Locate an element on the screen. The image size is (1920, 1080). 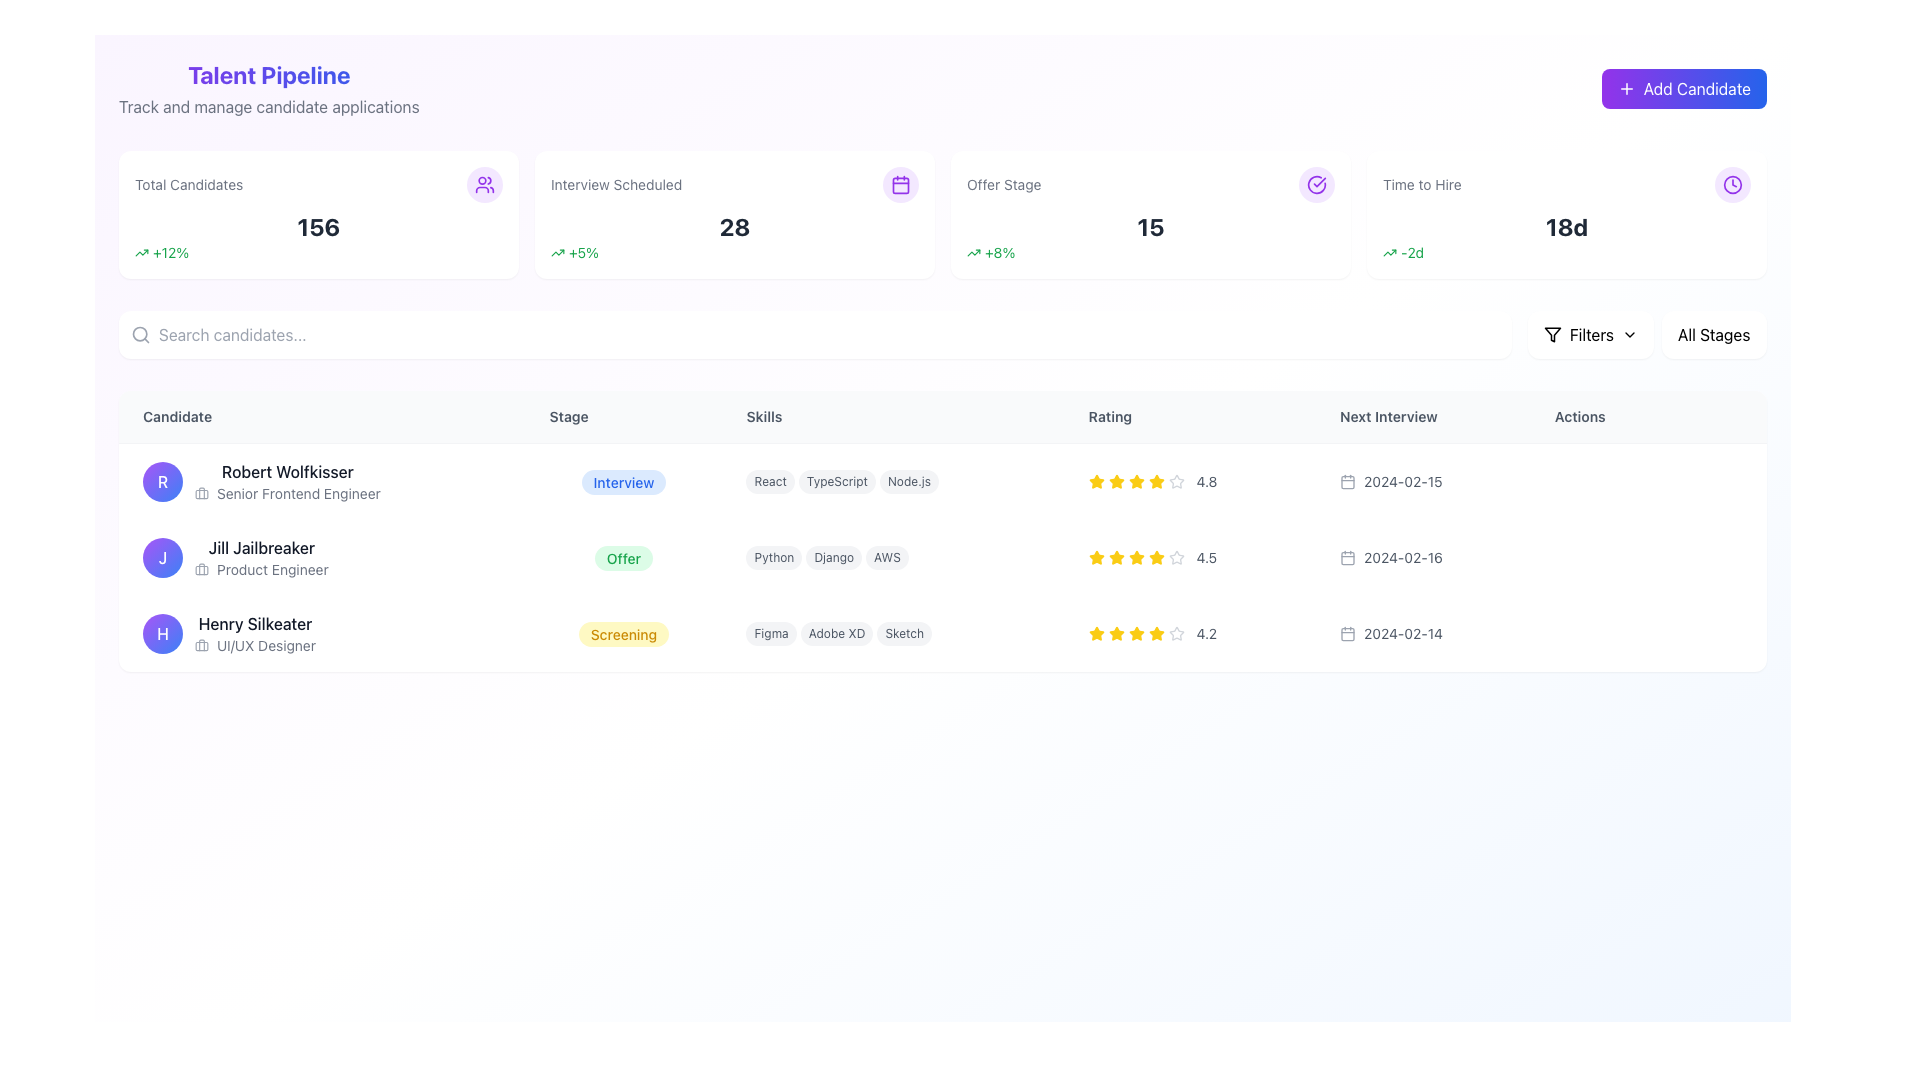
the filter symbol icon, which resembles a funnel and is located in the toolbar next to the 'Filters' dropdown menu is located at coordinates (1551, 334).